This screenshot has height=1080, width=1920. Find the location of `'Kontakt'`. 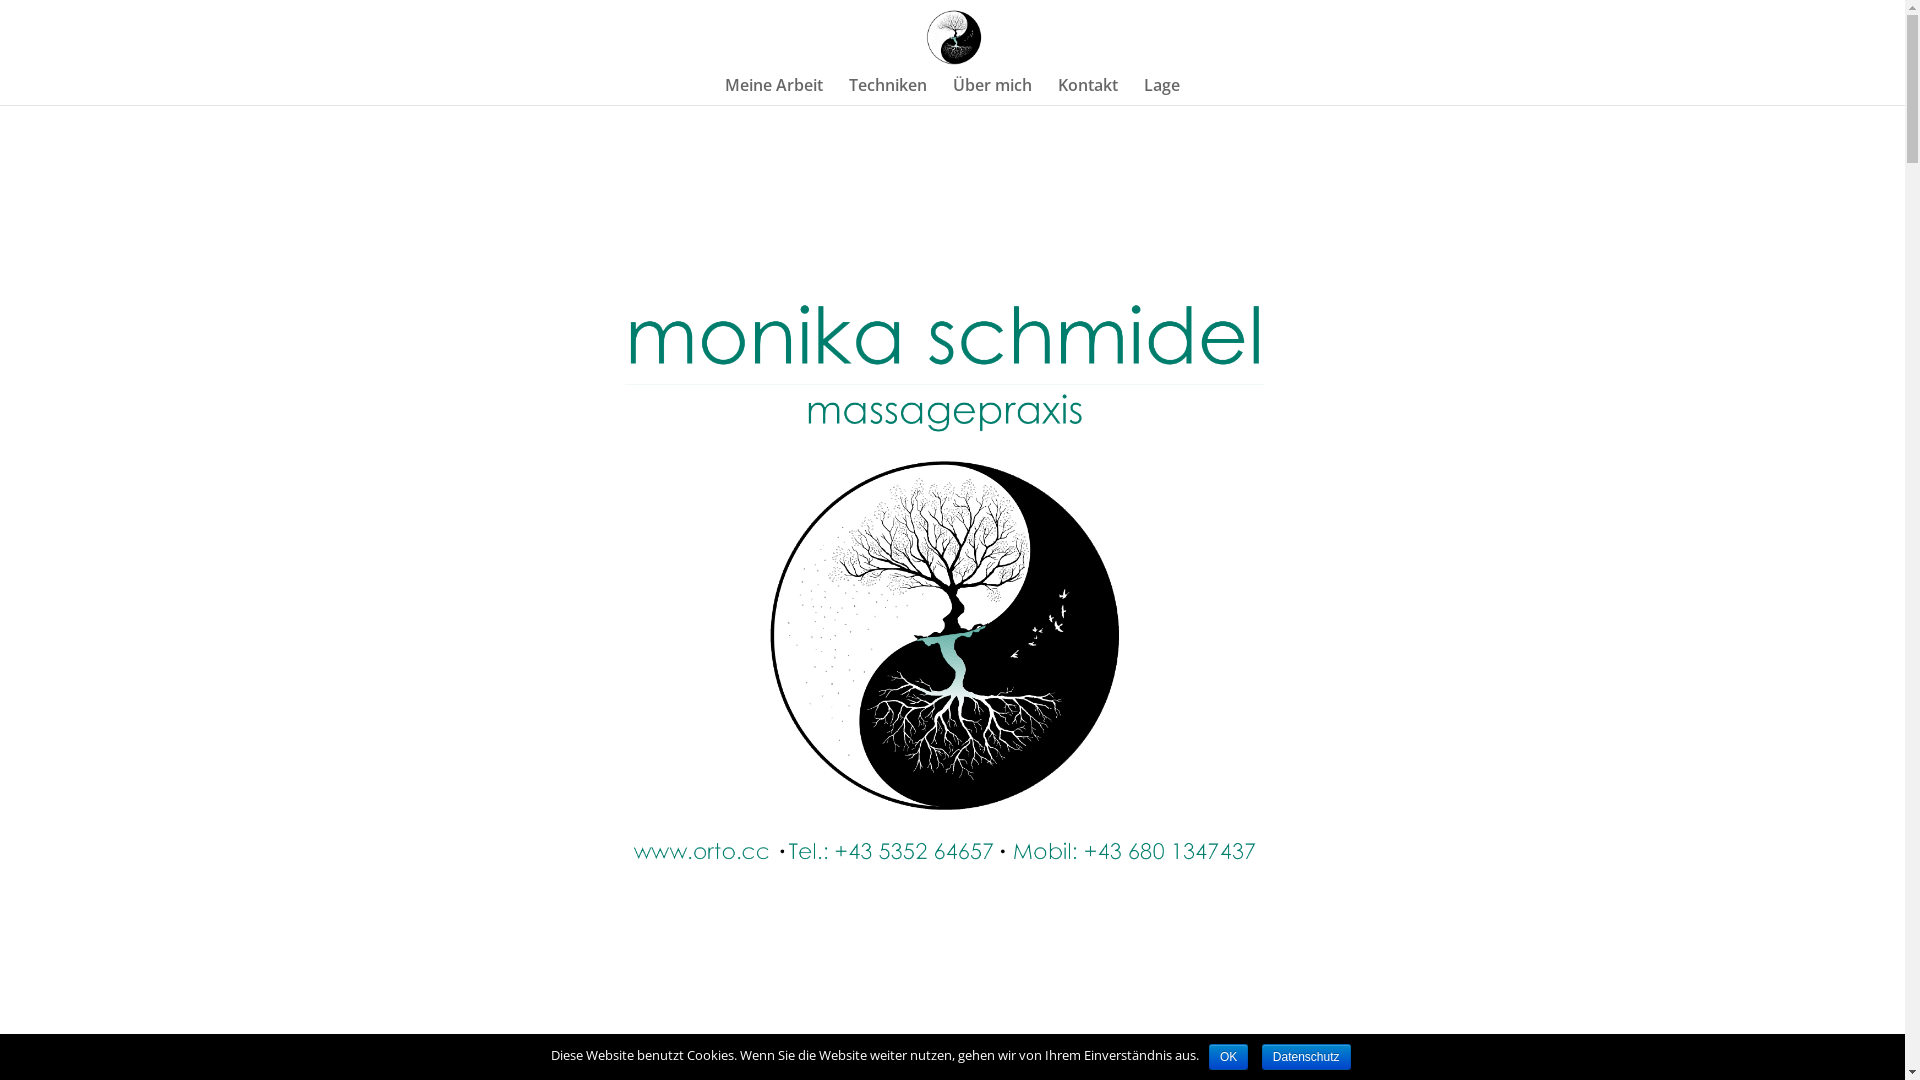

'Kontakt' is located at coordinates (1087, 91).